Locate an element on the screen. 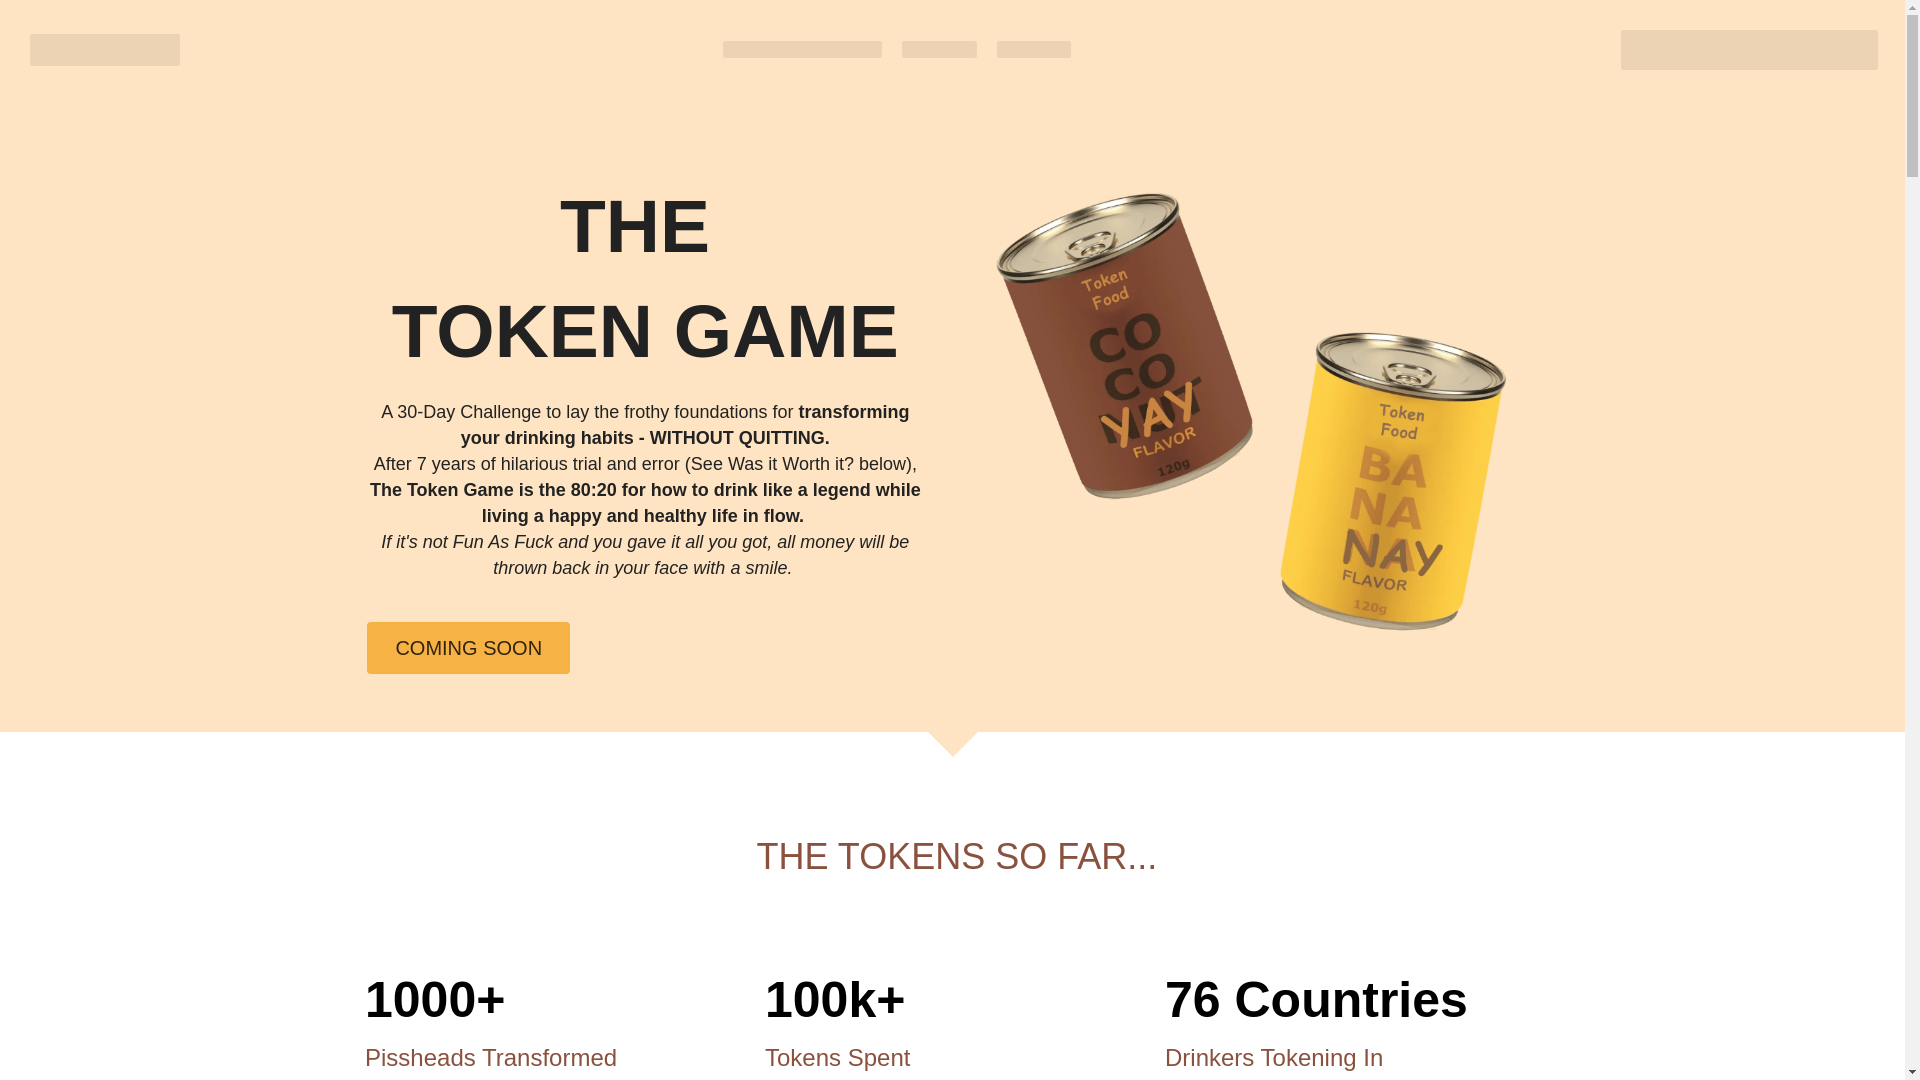  'COMING SOON' is located at coordinates (467, 648).